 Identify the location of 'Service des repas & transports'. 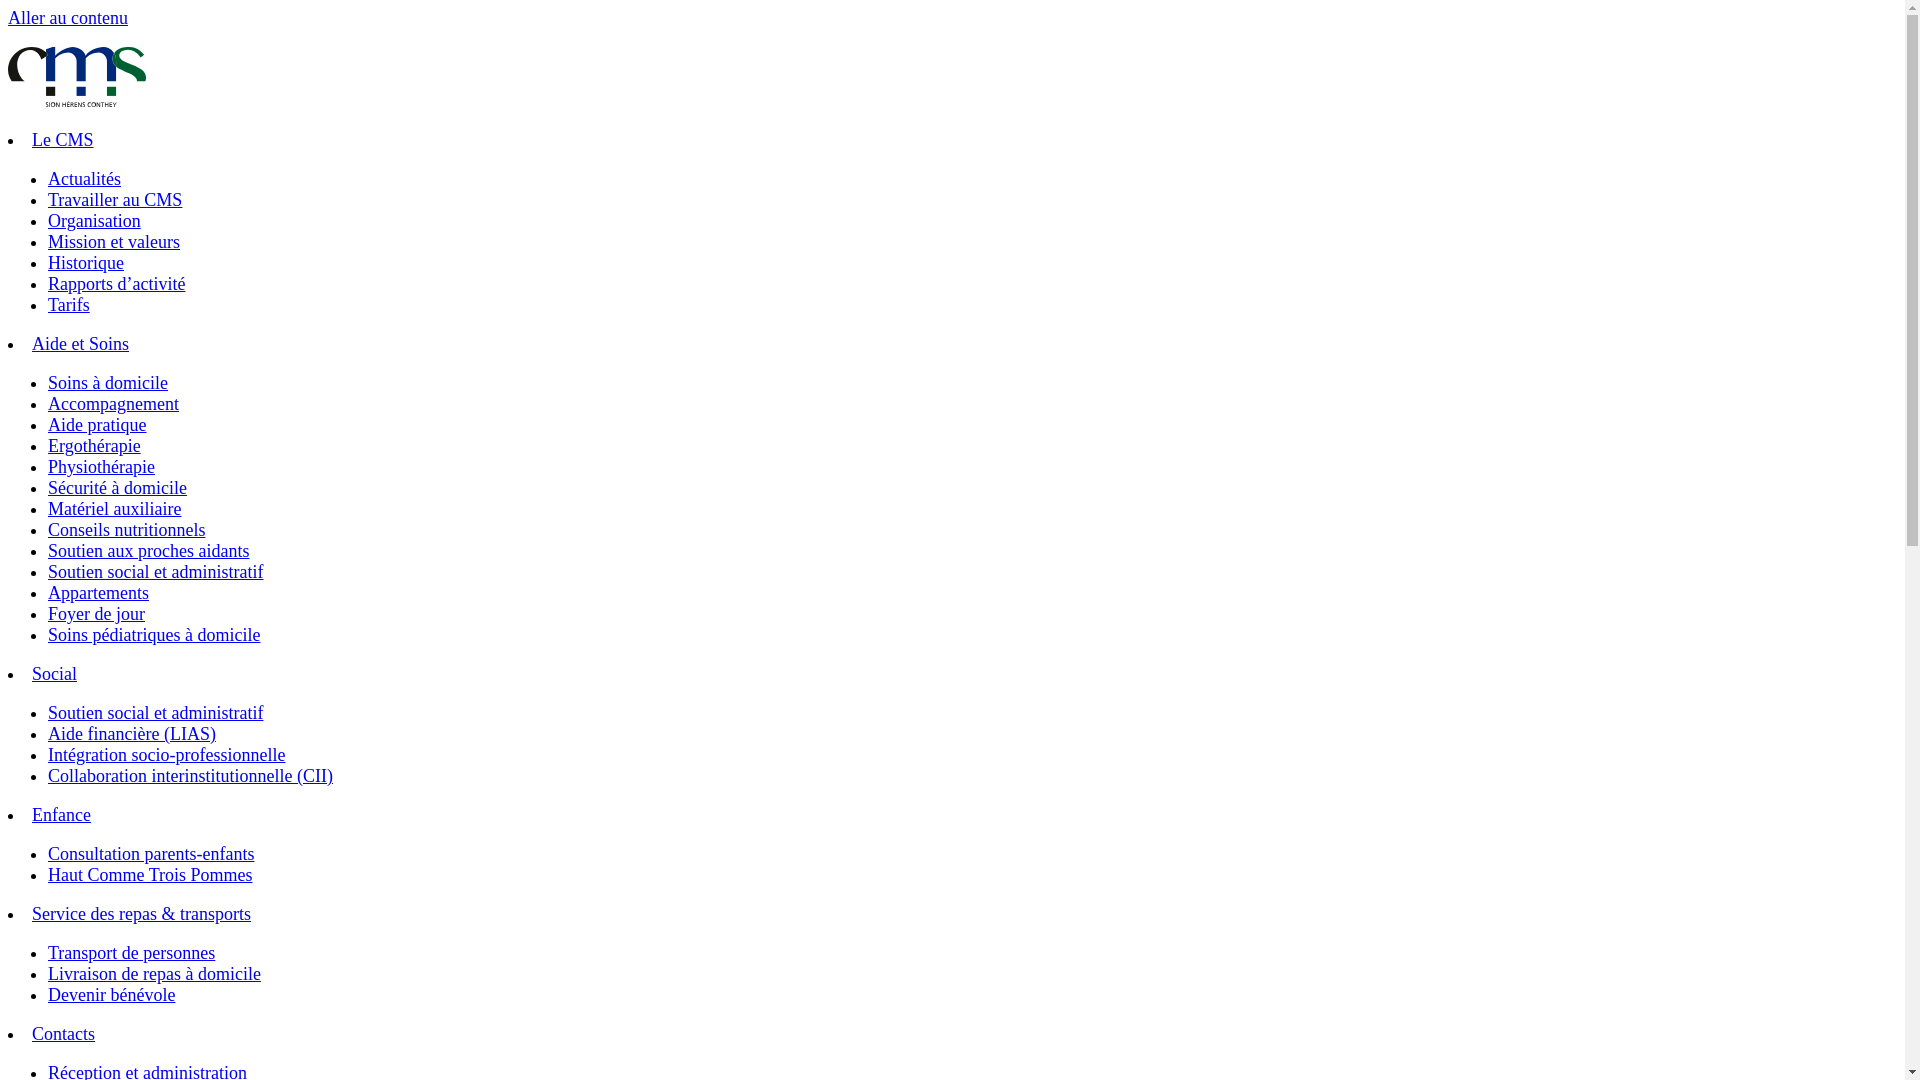
(140, 914).